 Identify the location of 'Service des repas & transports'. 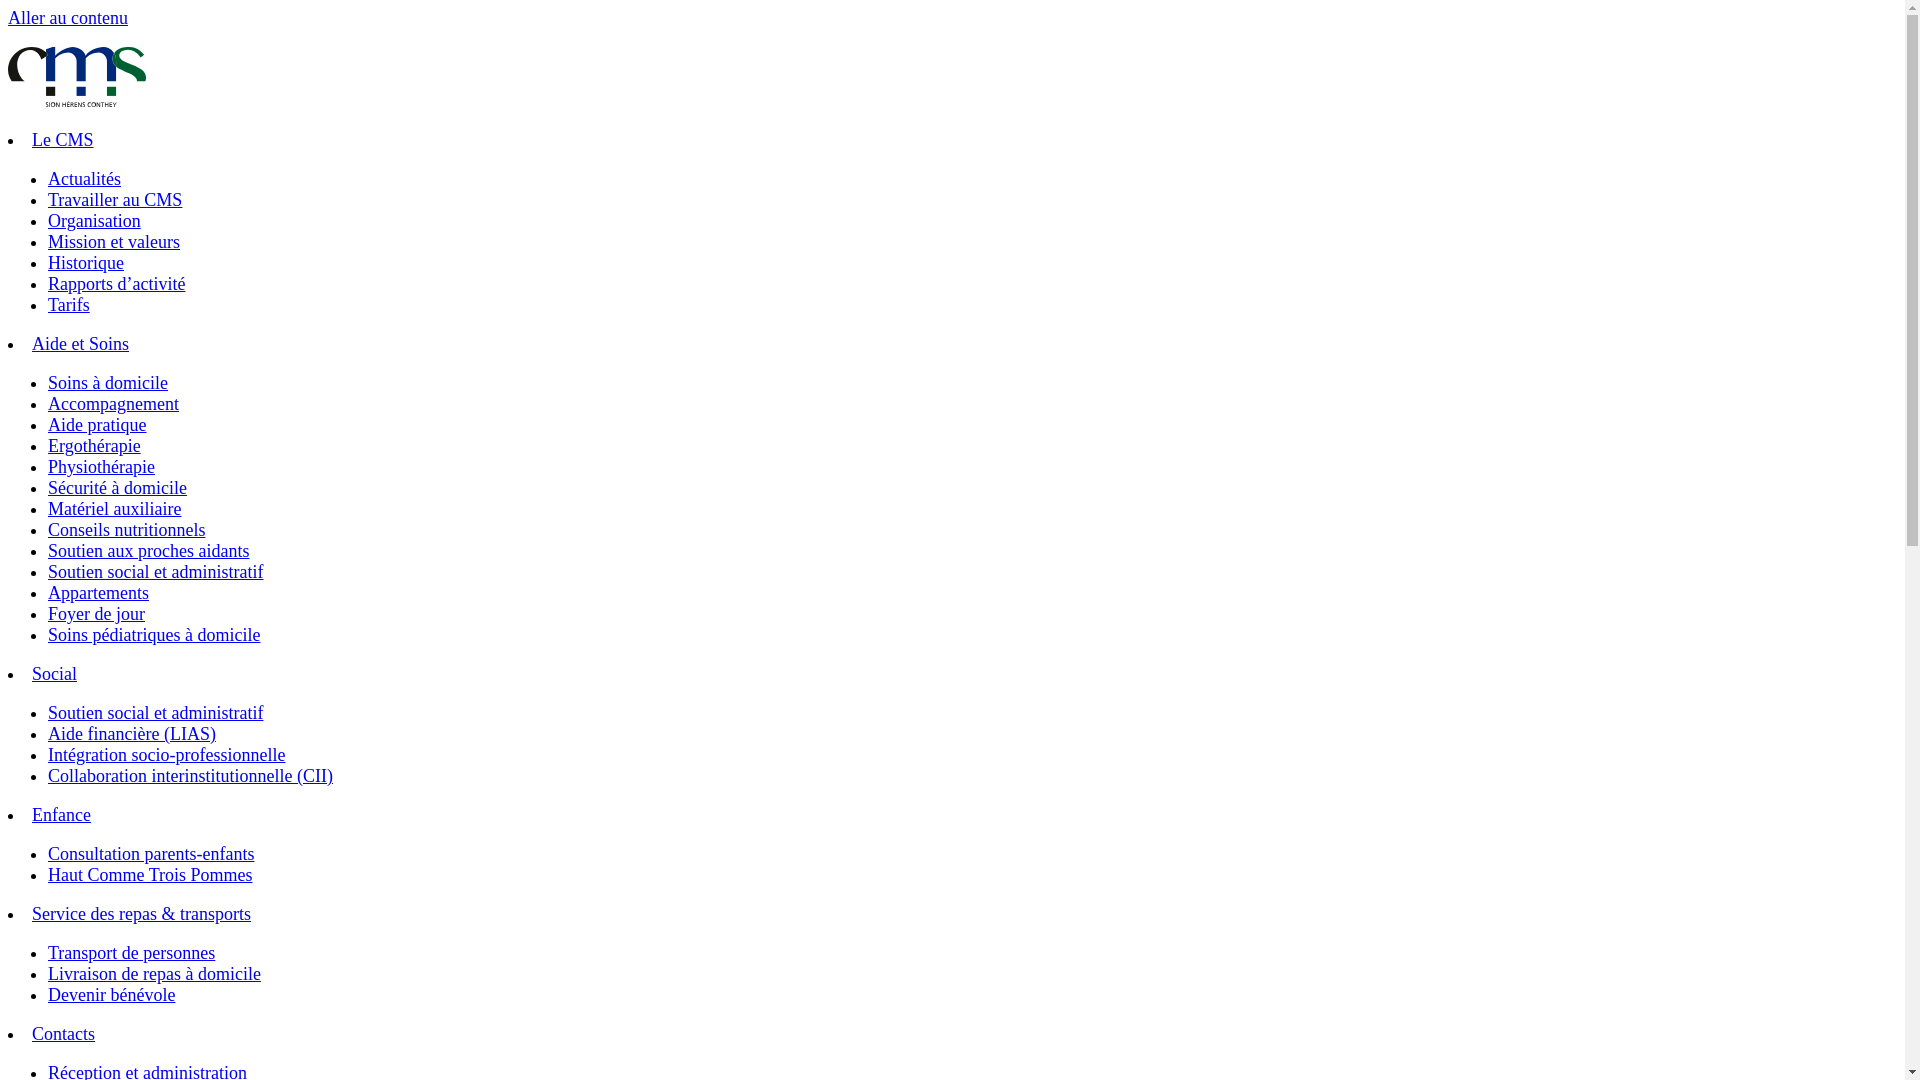
(140, 914).